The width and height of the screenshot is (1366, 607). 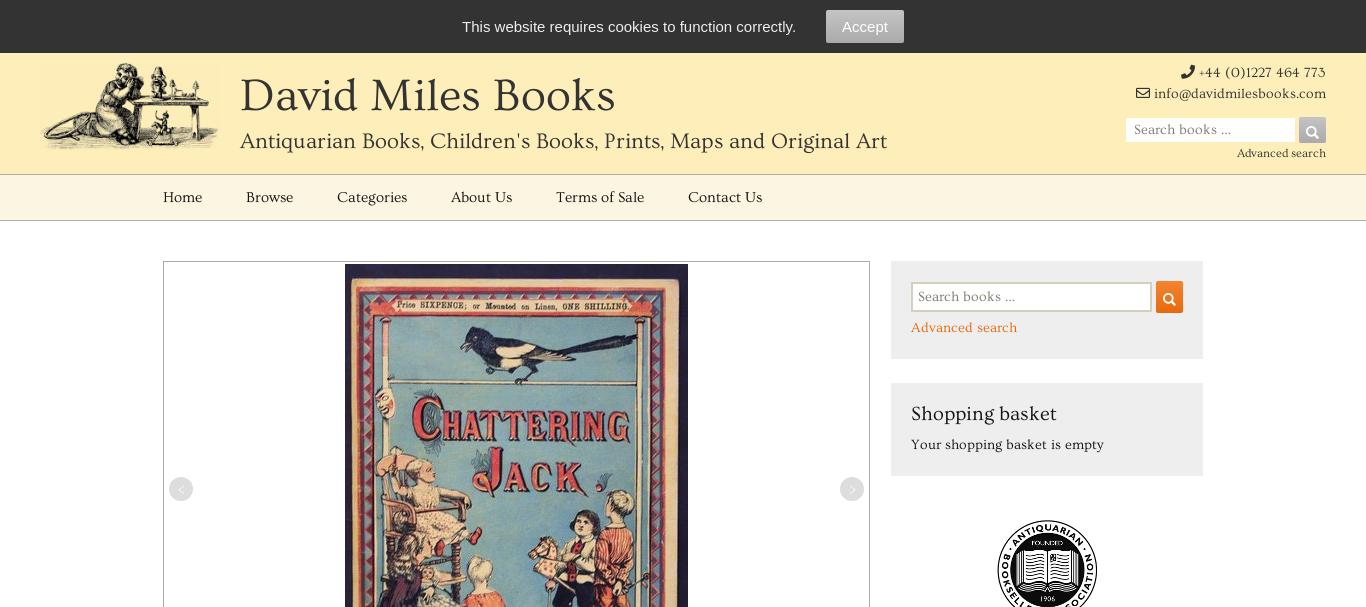 I want to click on 'About Us', so click(x=481, y=196).